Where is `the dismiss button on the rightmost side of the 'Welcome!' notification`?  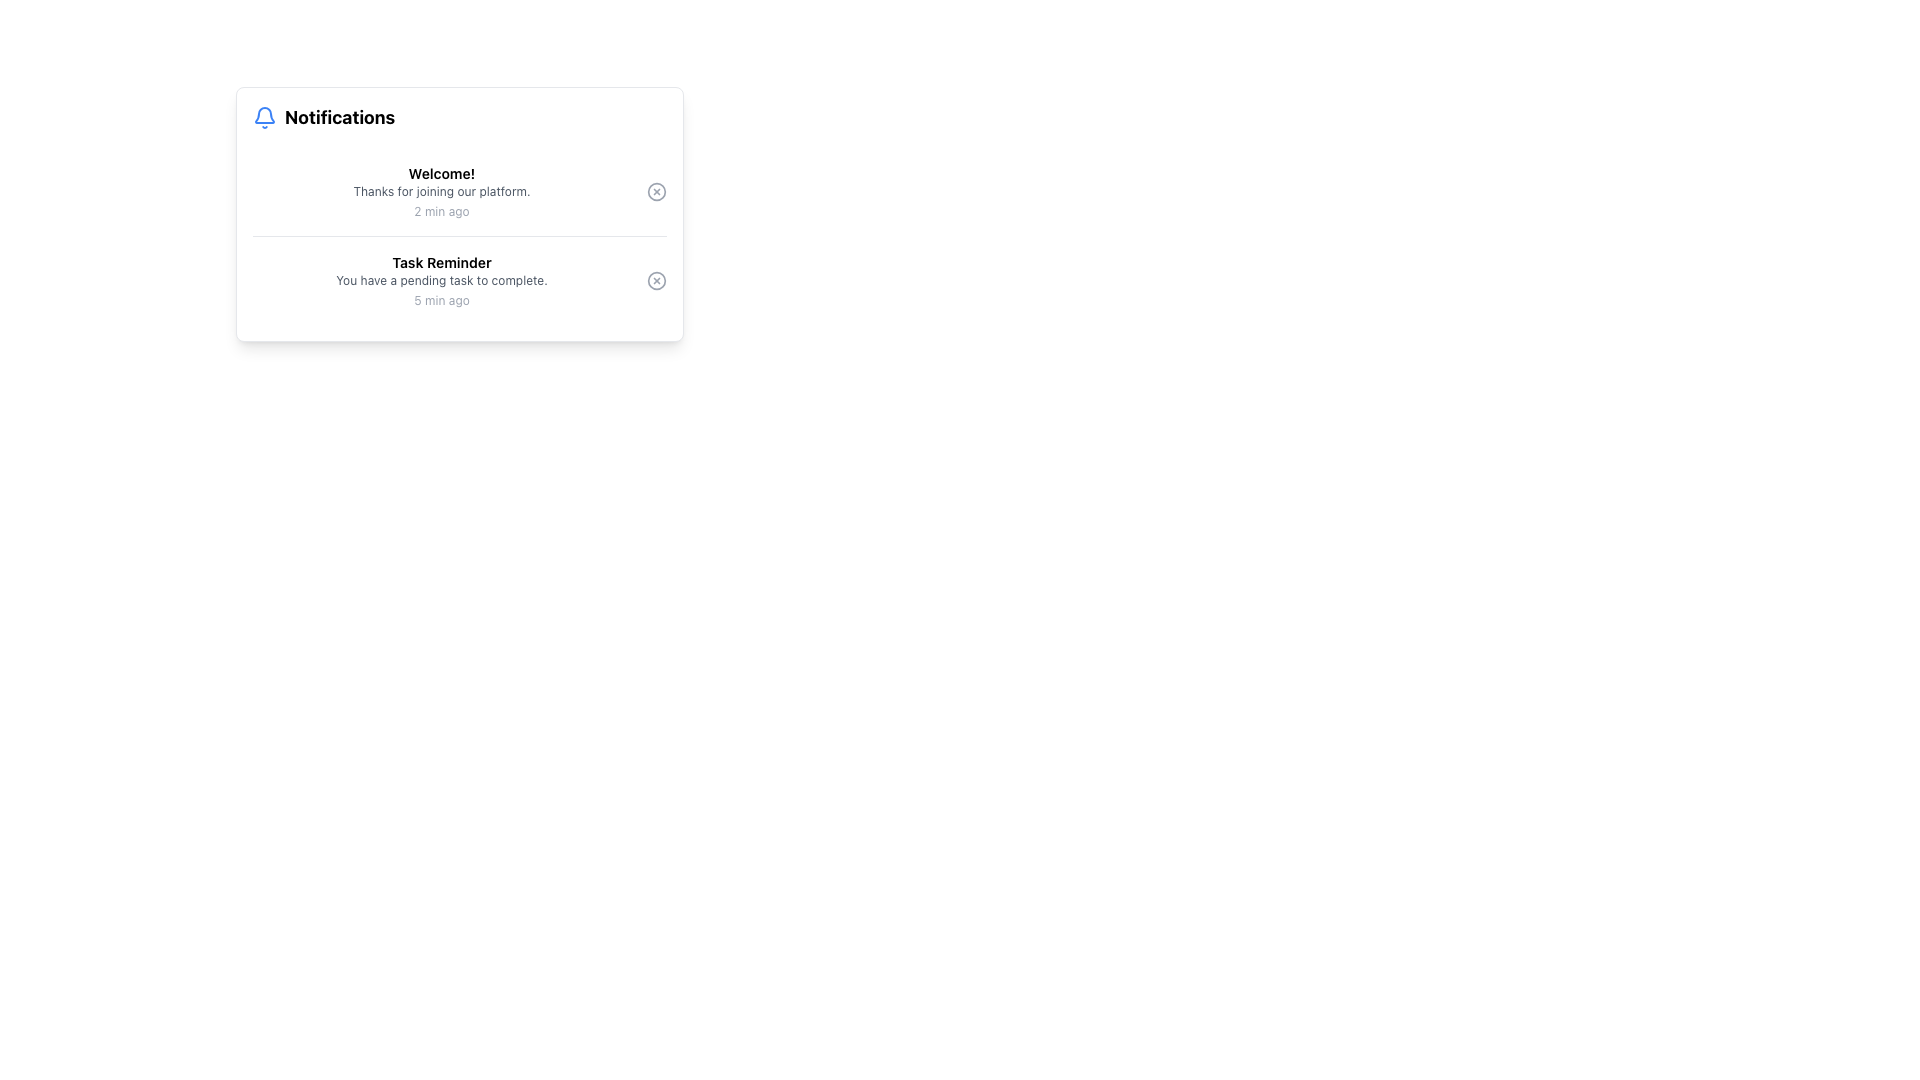
the dismiss button on the rightmost side of the 'Welcome!' notification is located at coordinates (657, 192).